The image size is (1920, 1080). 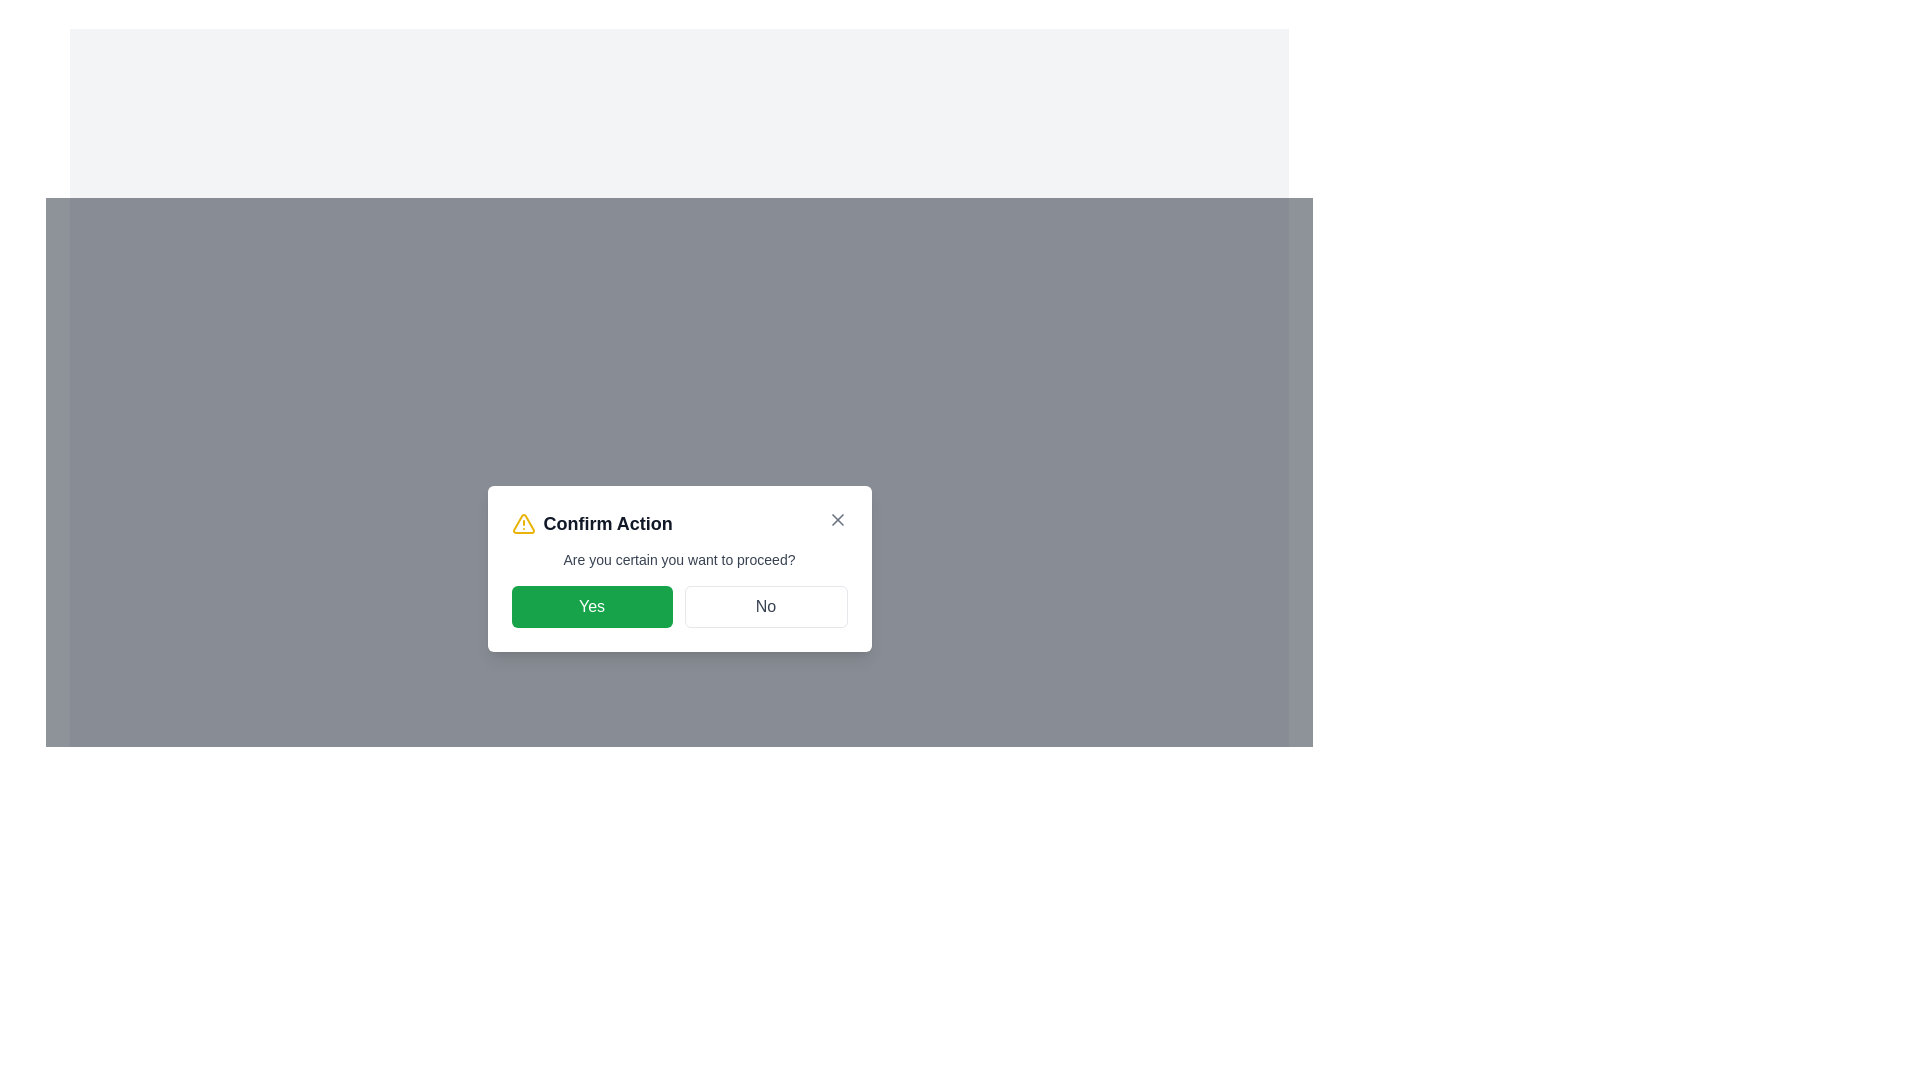 I want to click on the 'Yes' button on the left side of the horizontal button group in the dialog box to confirm the action, so click(x=590, y=605).